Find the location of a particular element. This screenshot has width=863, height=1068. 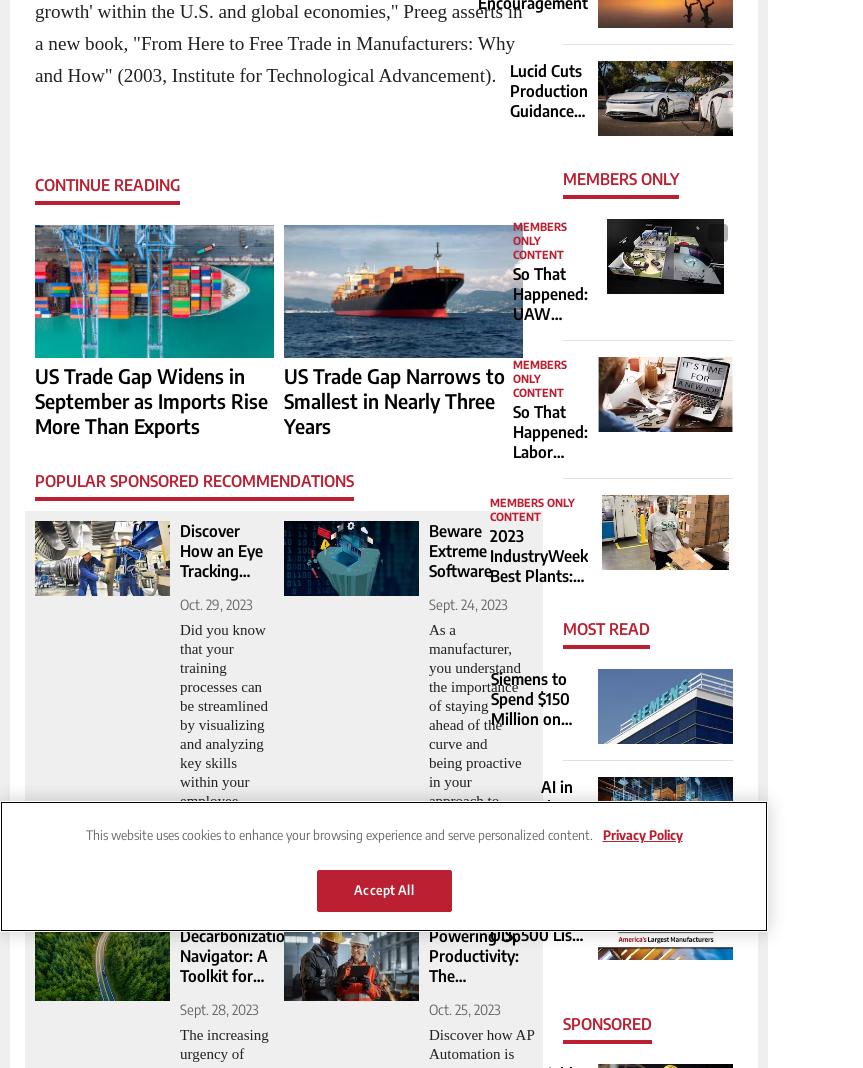

'Sept. 24, 2023' is located at coordinates (466, 603).